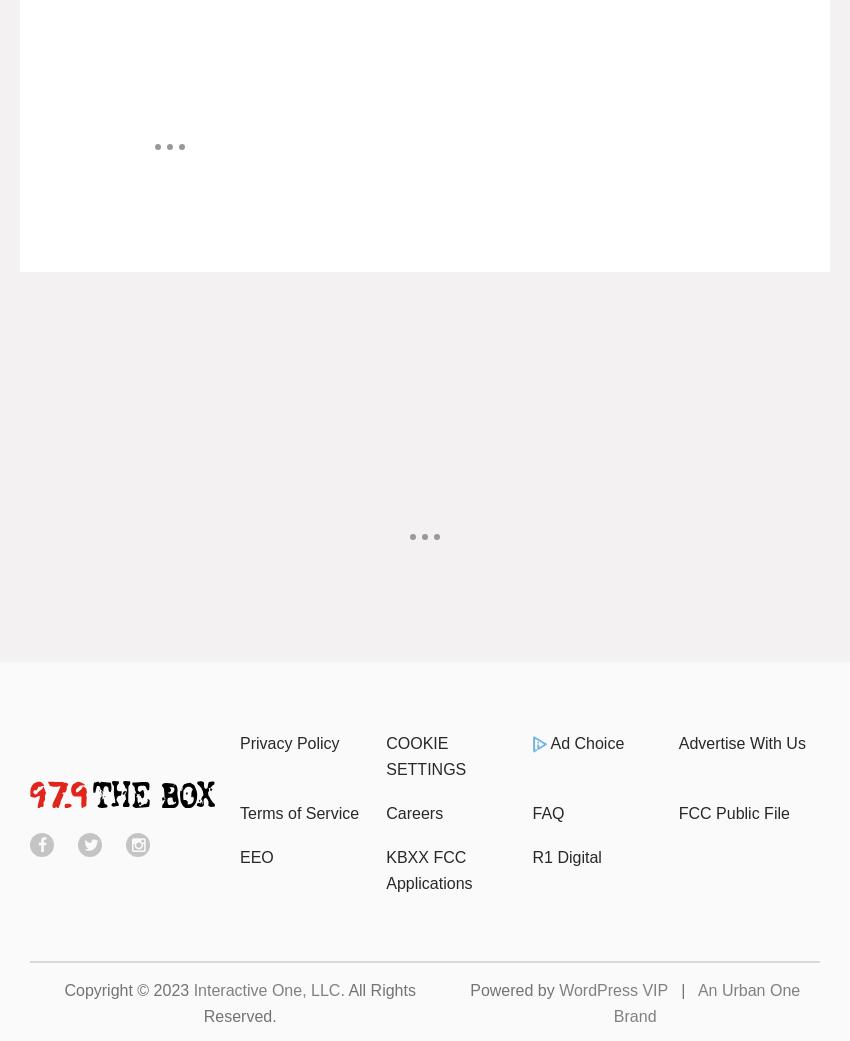  I want to click on 'COOKIE SETTINGS', so click(425, 755).